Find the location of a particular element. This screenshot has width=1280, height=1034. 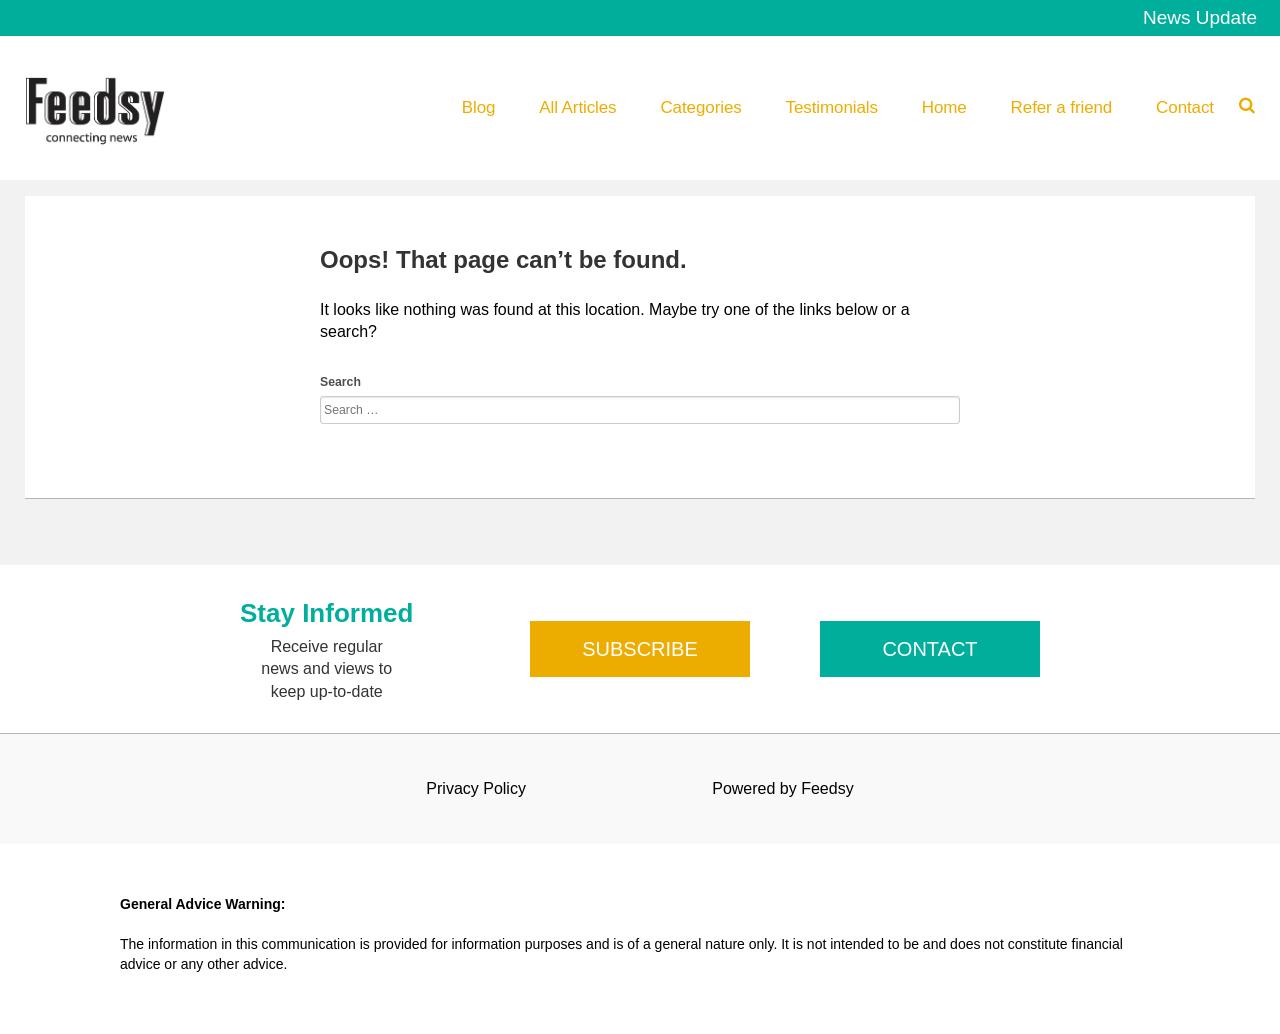

'news and views to' is located at coordinates (326, 668).